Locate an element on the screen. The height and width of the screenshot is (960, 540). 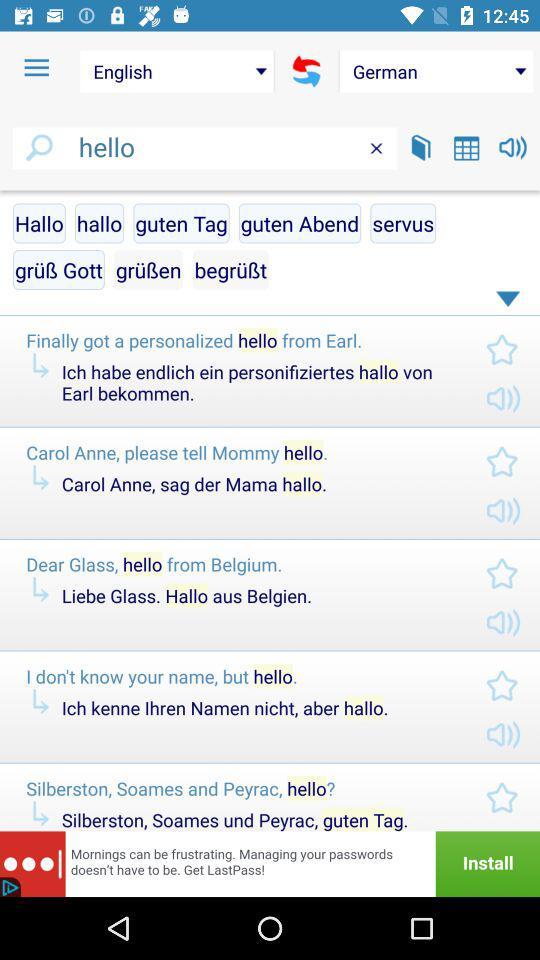
the icon next to the guten tag is located at coordinates (299, 223).